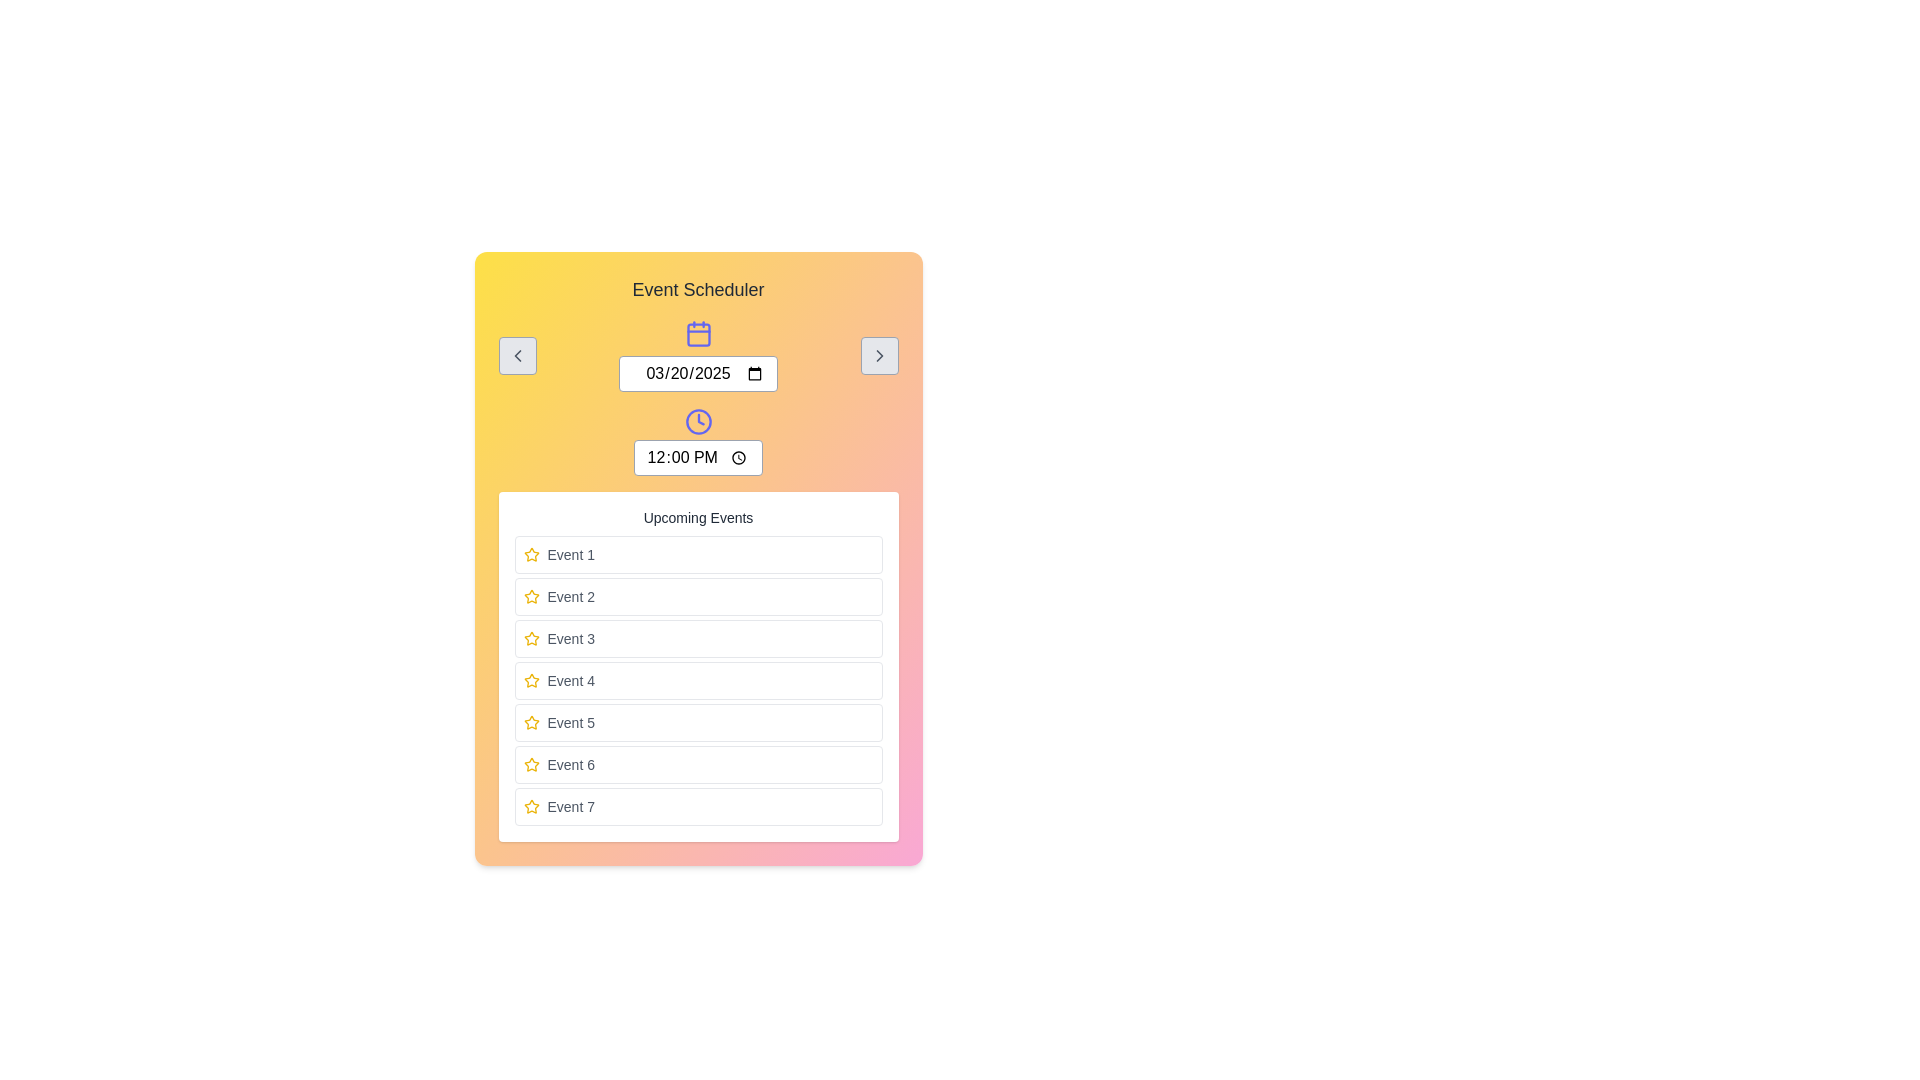 The width and height of the screenshot is (1920, 1080). Describe the element at coordinates (879, 354) in the screenshot. I see `the rightward navigation vector graphic element located in the top-right corner of the interface` at that location.